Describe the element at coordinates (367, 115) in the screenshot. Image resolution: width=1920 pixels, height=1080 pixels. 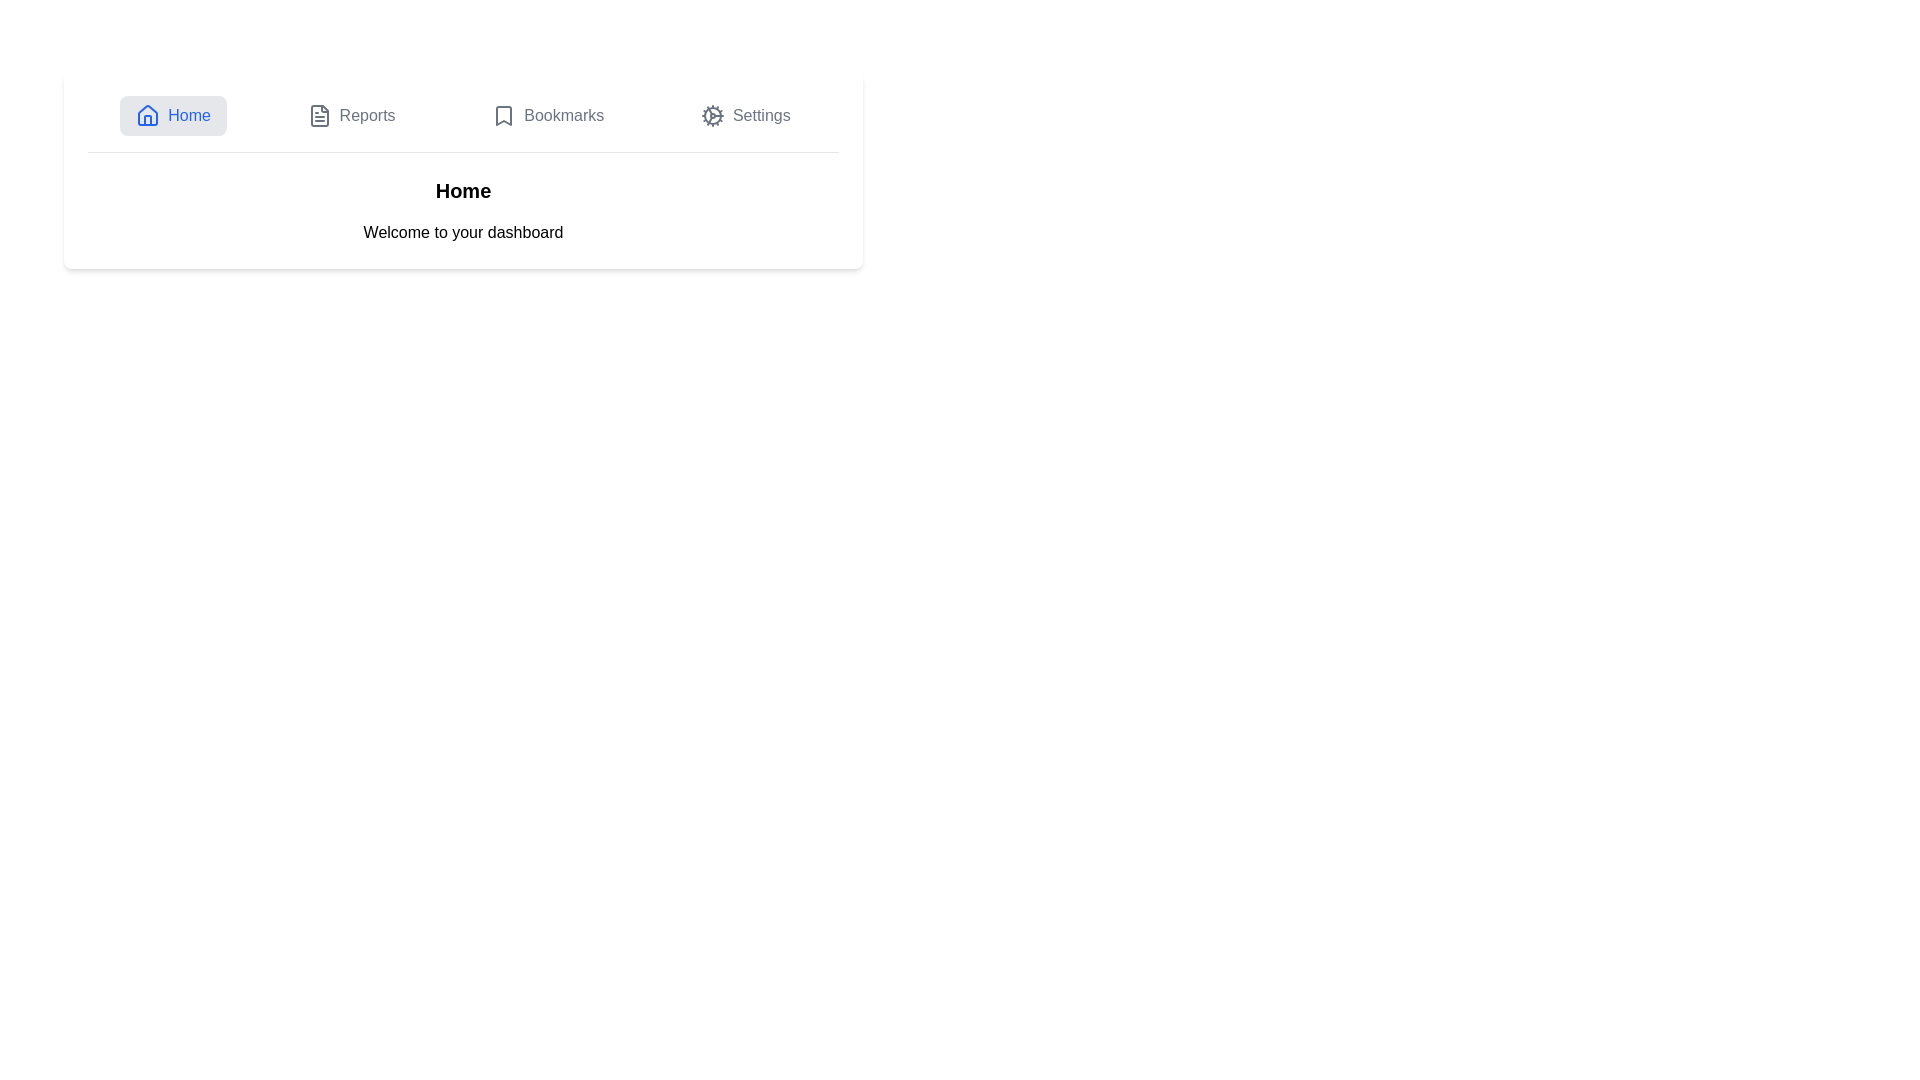
I see `text content of the 'Reports' label located in the top navigation bar, centrally positioned and second in sequence after 'Home'` at that location.